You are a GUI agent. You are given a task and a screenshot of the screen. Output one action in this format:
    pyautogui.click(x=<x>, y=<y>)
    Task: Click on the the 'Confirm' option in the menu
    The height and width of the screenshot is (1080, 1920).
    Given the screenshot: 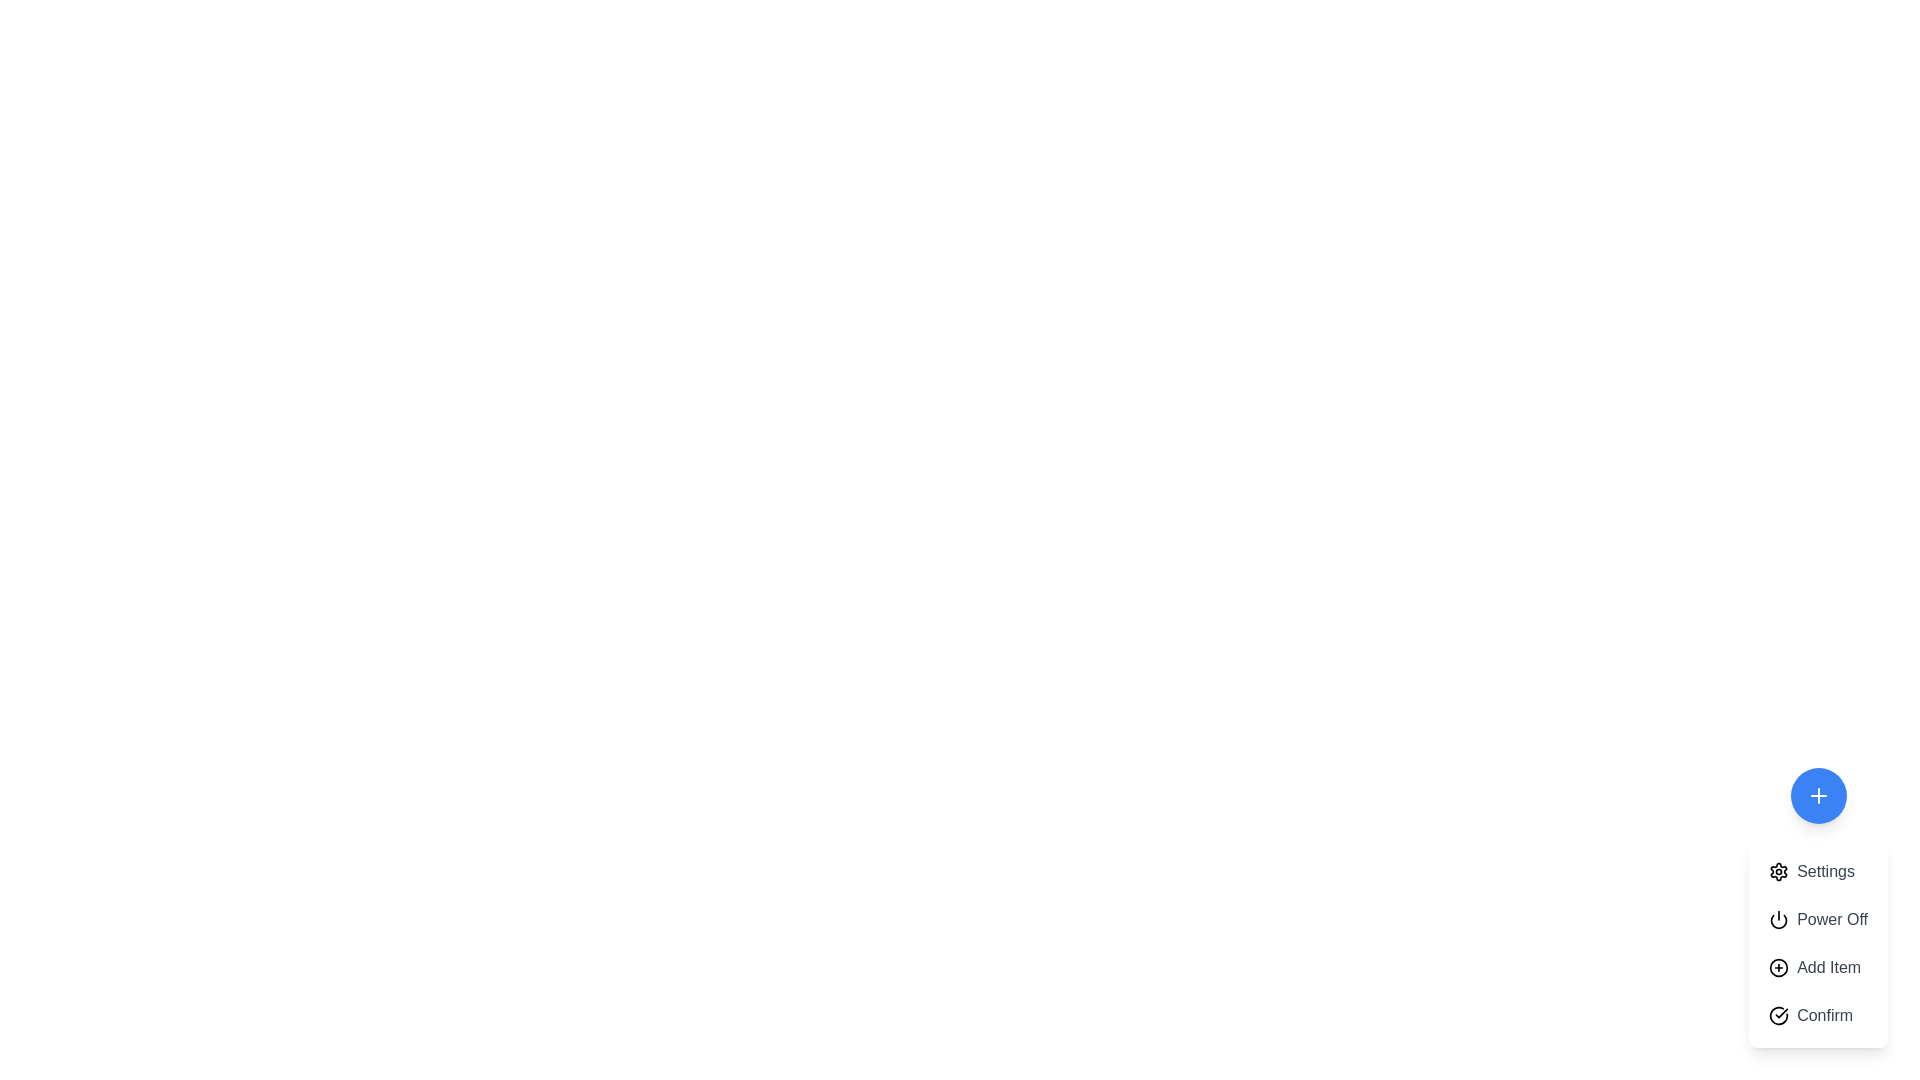 What is the action you would take?
    pyautogui.click(x=1818, y=1015)
    